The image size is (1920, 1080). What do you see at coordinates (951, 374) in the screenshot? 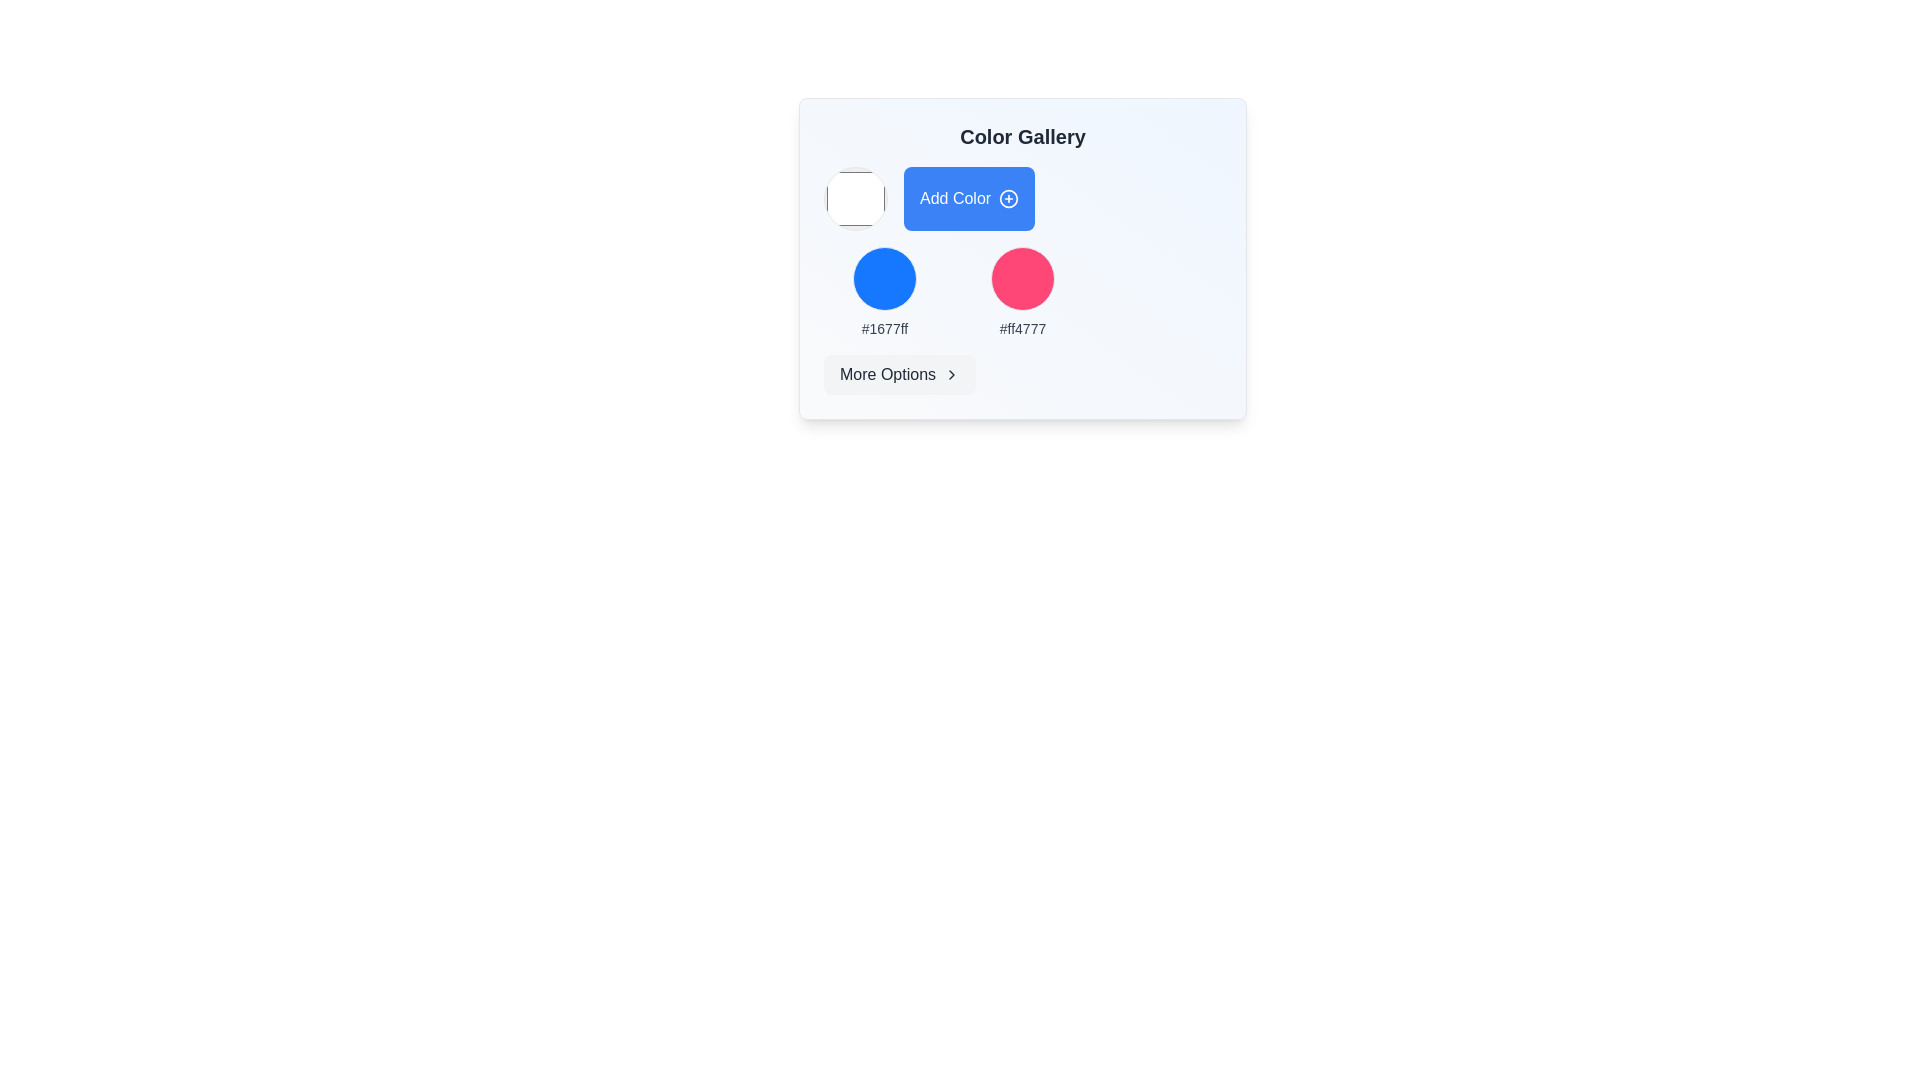
I see `the chevron icon located at the right end of the 'More Options' button` at bounding box center [951, 374].